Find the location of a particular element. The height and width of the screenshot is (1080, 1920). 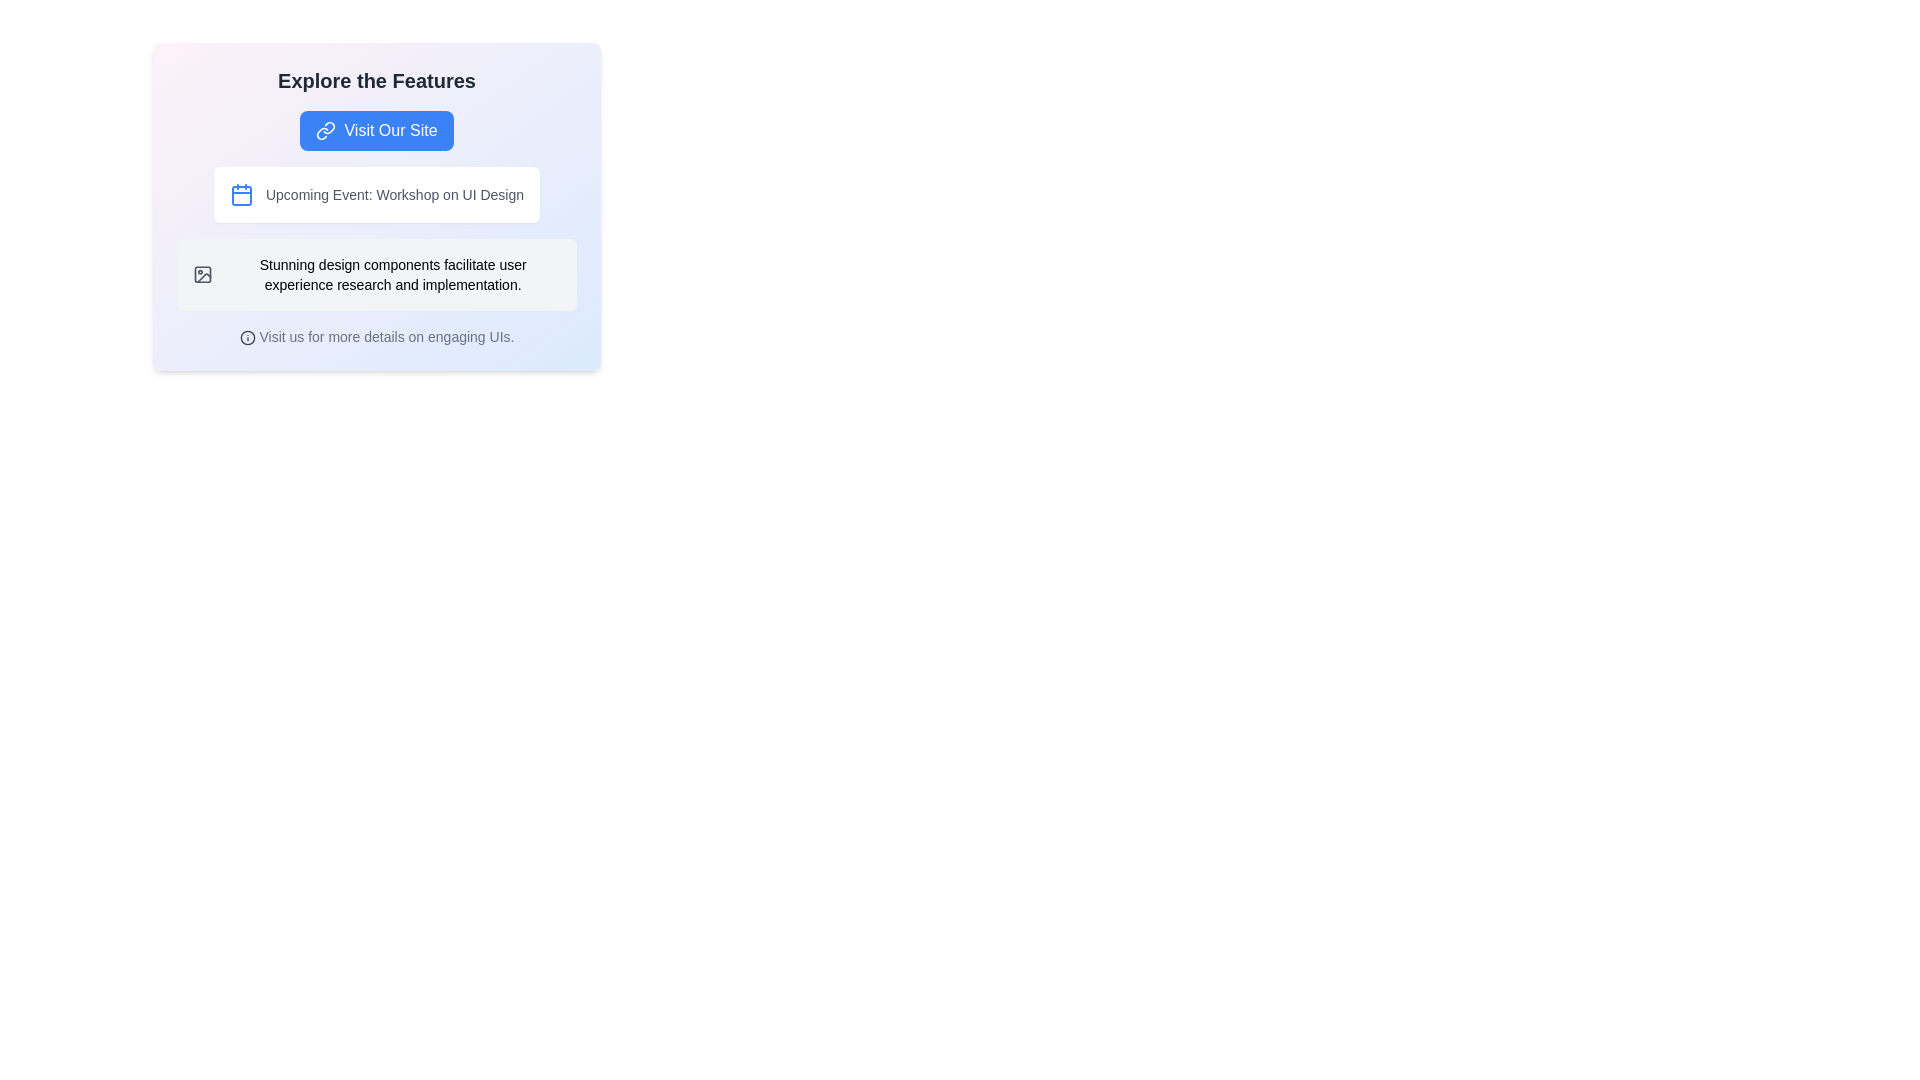

the calendar icon, which is a rectangular shape with rounded corners and a light blue fill color, located to the left of the text 'Upcoming Event: Workshop on UI Design' is located at coordinates (240, 196).